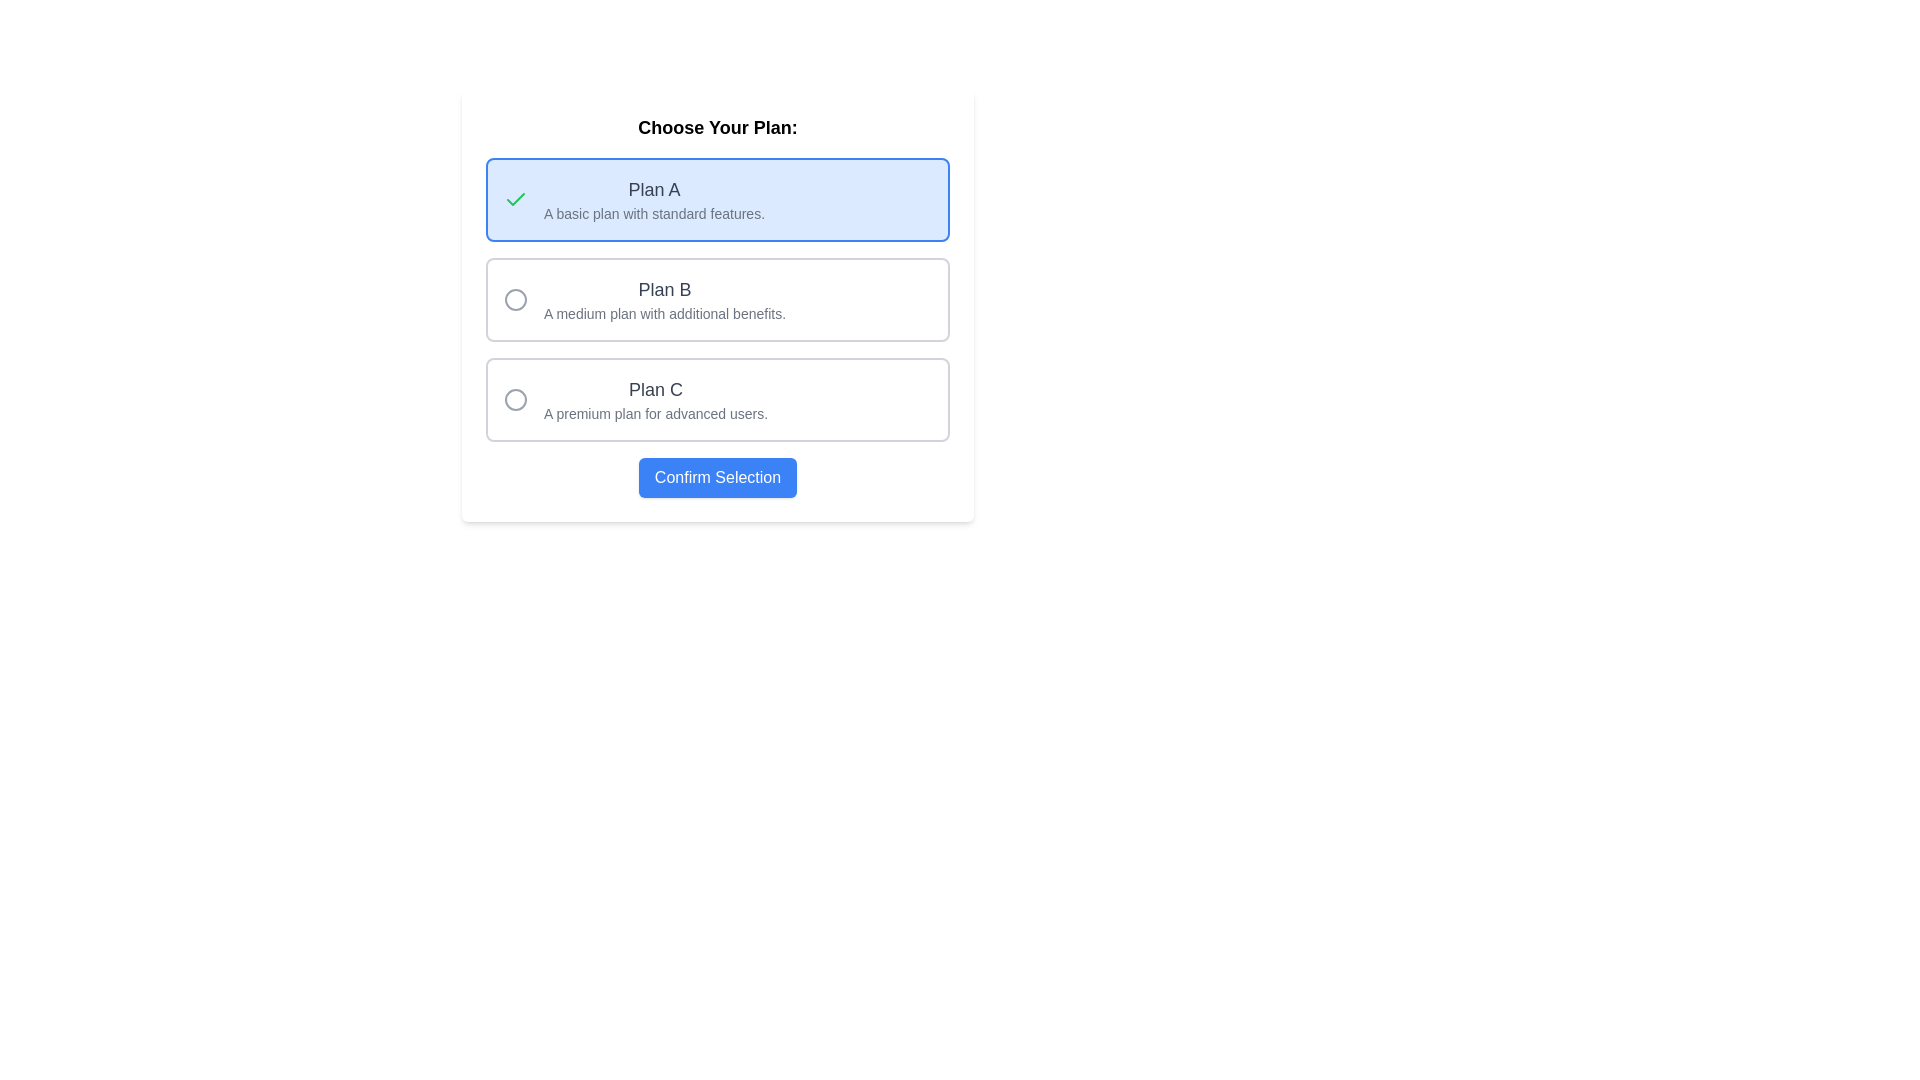 The height and width of the screenshot is (1080, 1920). What do you see at coordinates (644, 300) in the screenshot?
I see `the radio button selector for 'Plan B', which is part of a group of selectable plans` at bounding box center [644, 300].